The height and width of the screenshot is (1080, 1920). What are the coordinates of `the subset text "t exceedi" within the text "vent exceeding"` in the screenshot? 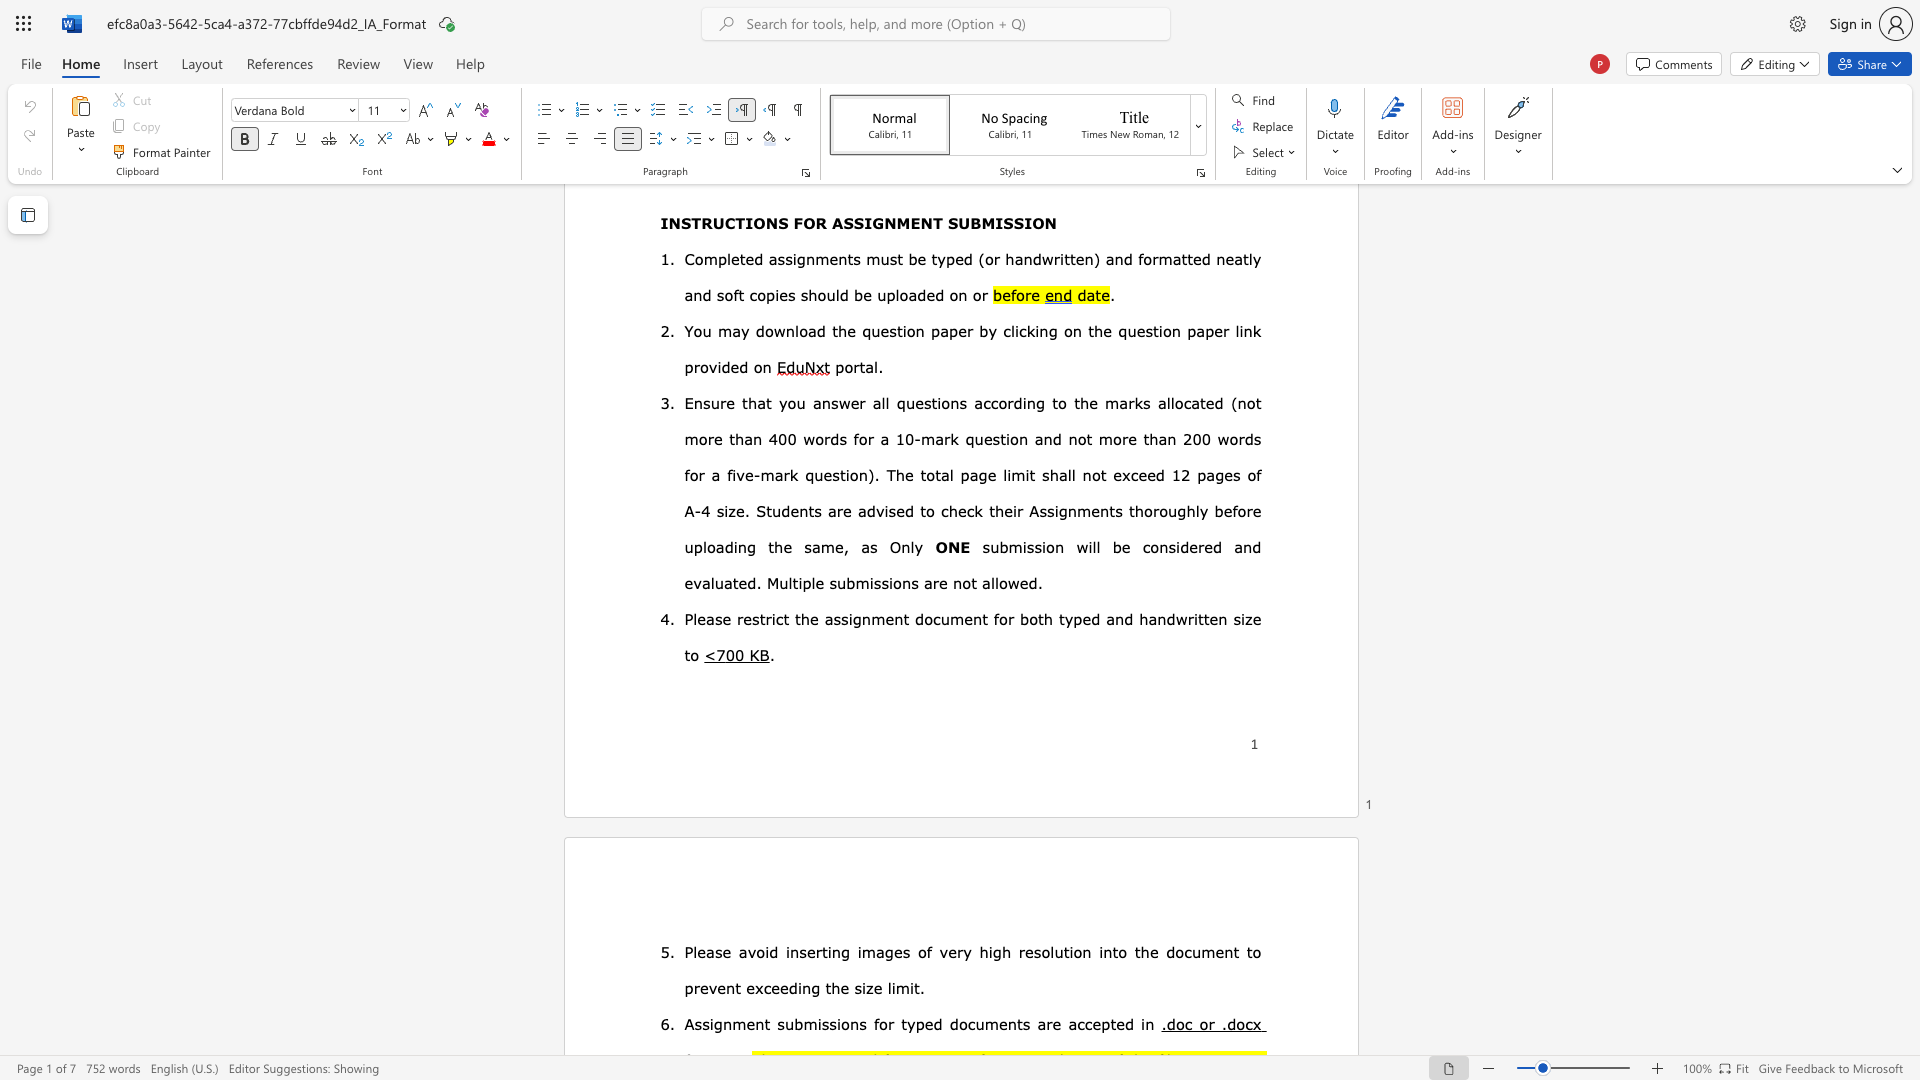 It's located at (734, 986).